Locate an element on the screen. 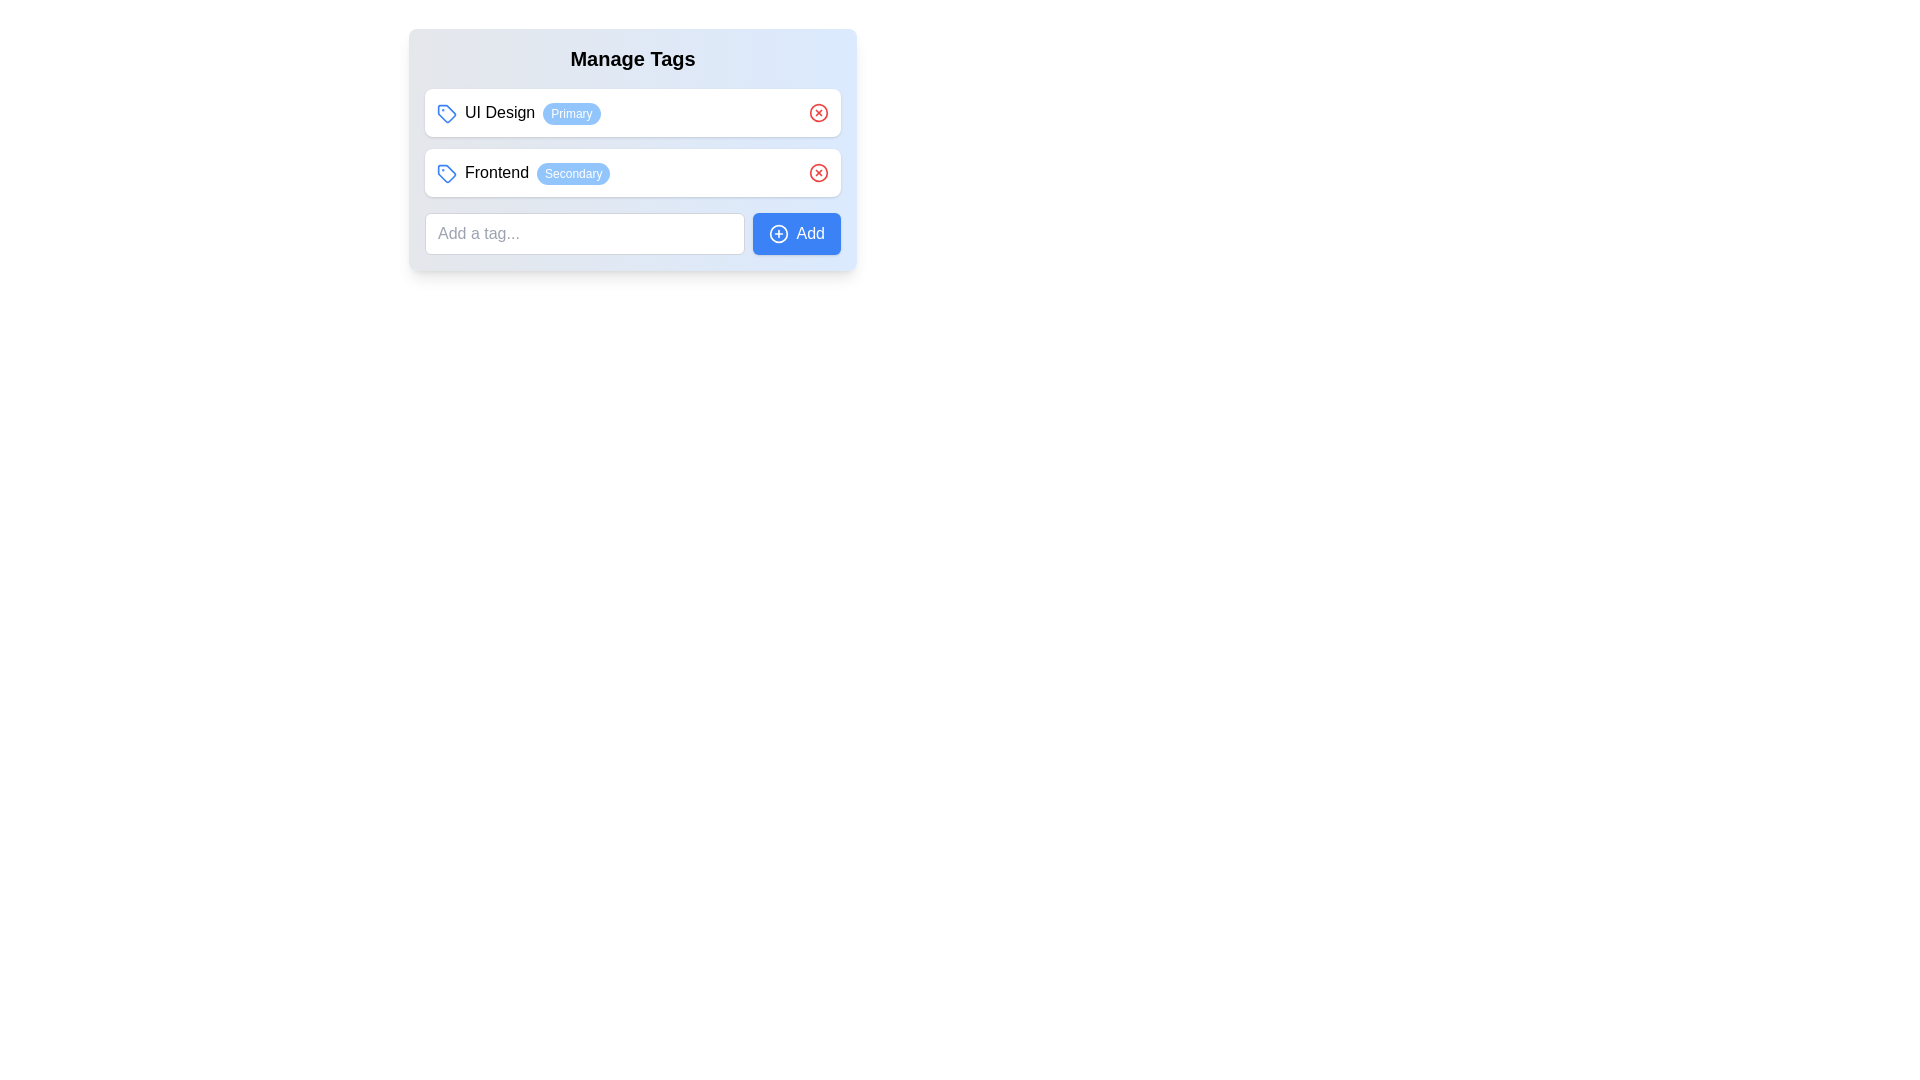 The image size is (1920, 1080). the label or tag that provides secondary information about the 'UI Design' category, positioned immediately to the right of the text 'UI Design' is located at coordinates (570, 114).